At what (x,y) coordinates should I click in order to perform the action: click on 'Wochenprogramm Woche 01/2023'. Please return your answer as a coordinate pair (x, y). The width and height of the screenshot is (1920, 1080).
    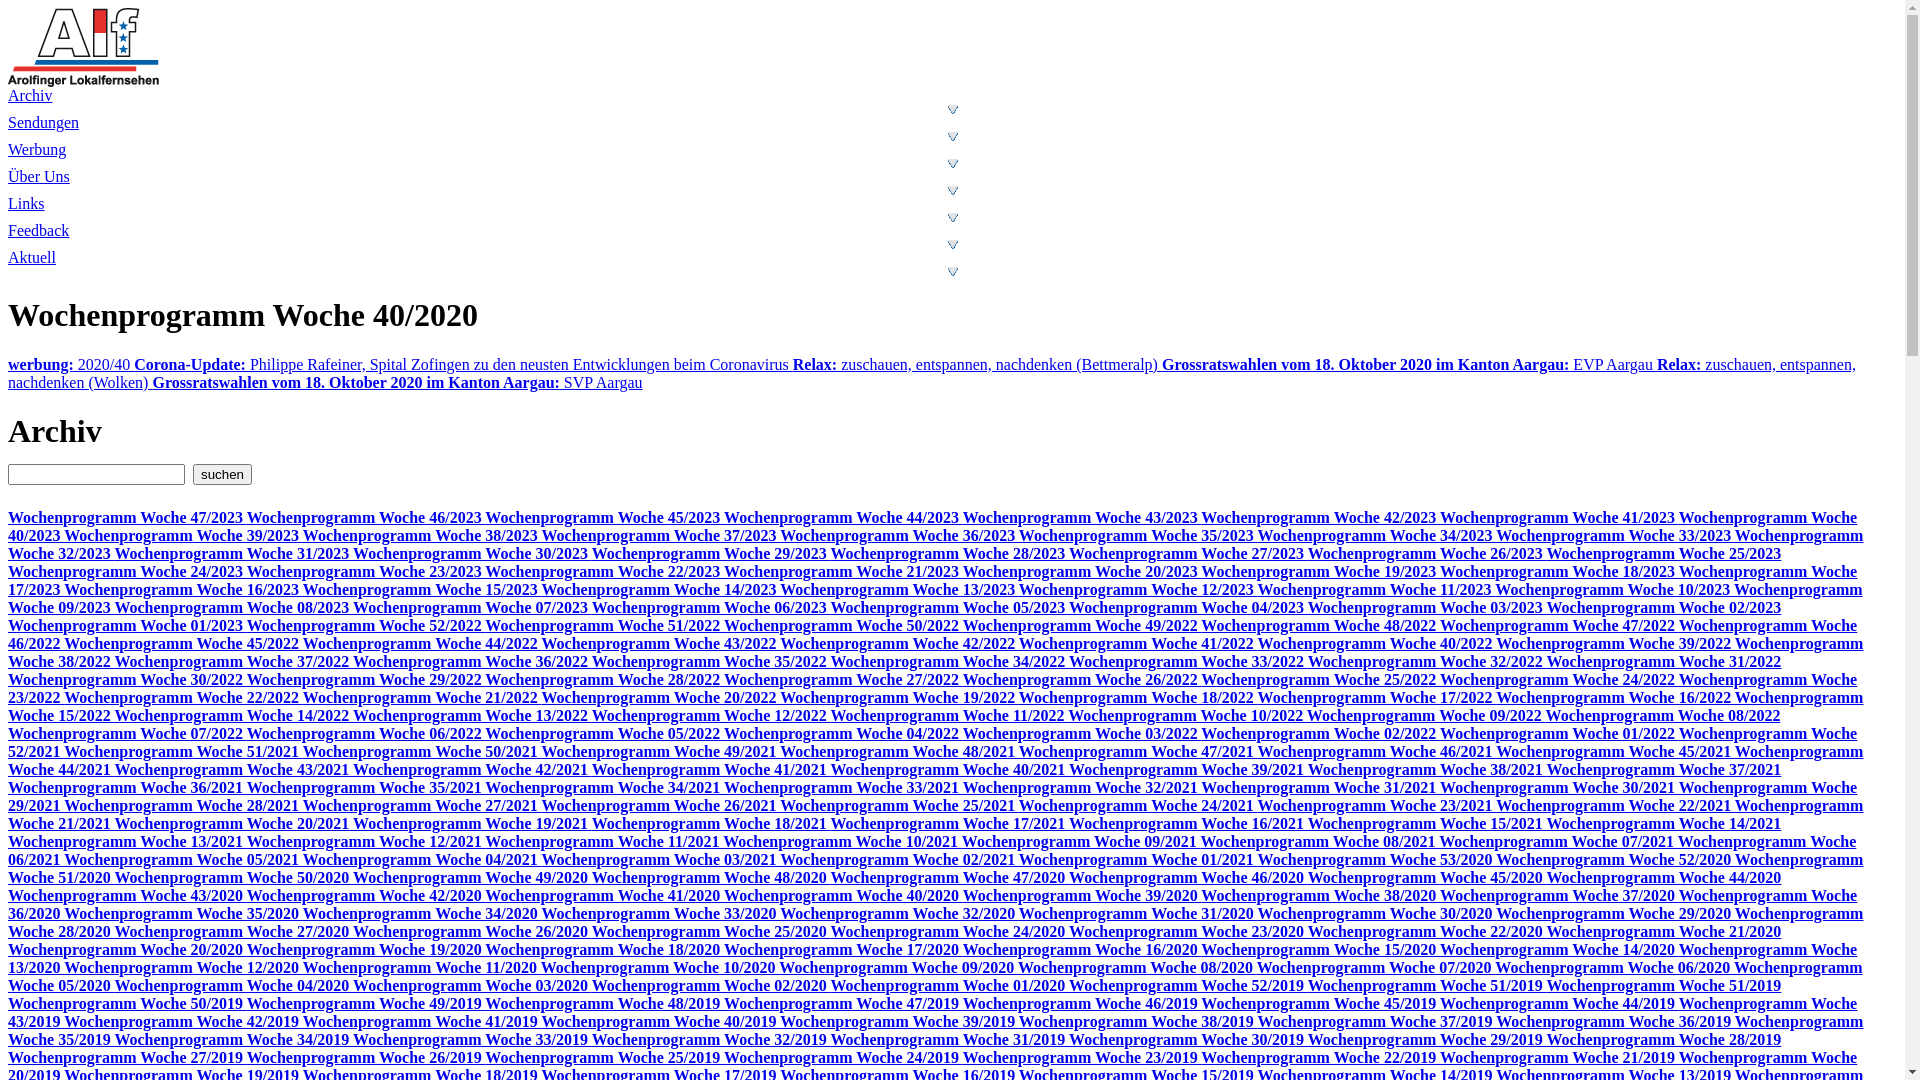
    Looking at the image, I should click on (126, 624).